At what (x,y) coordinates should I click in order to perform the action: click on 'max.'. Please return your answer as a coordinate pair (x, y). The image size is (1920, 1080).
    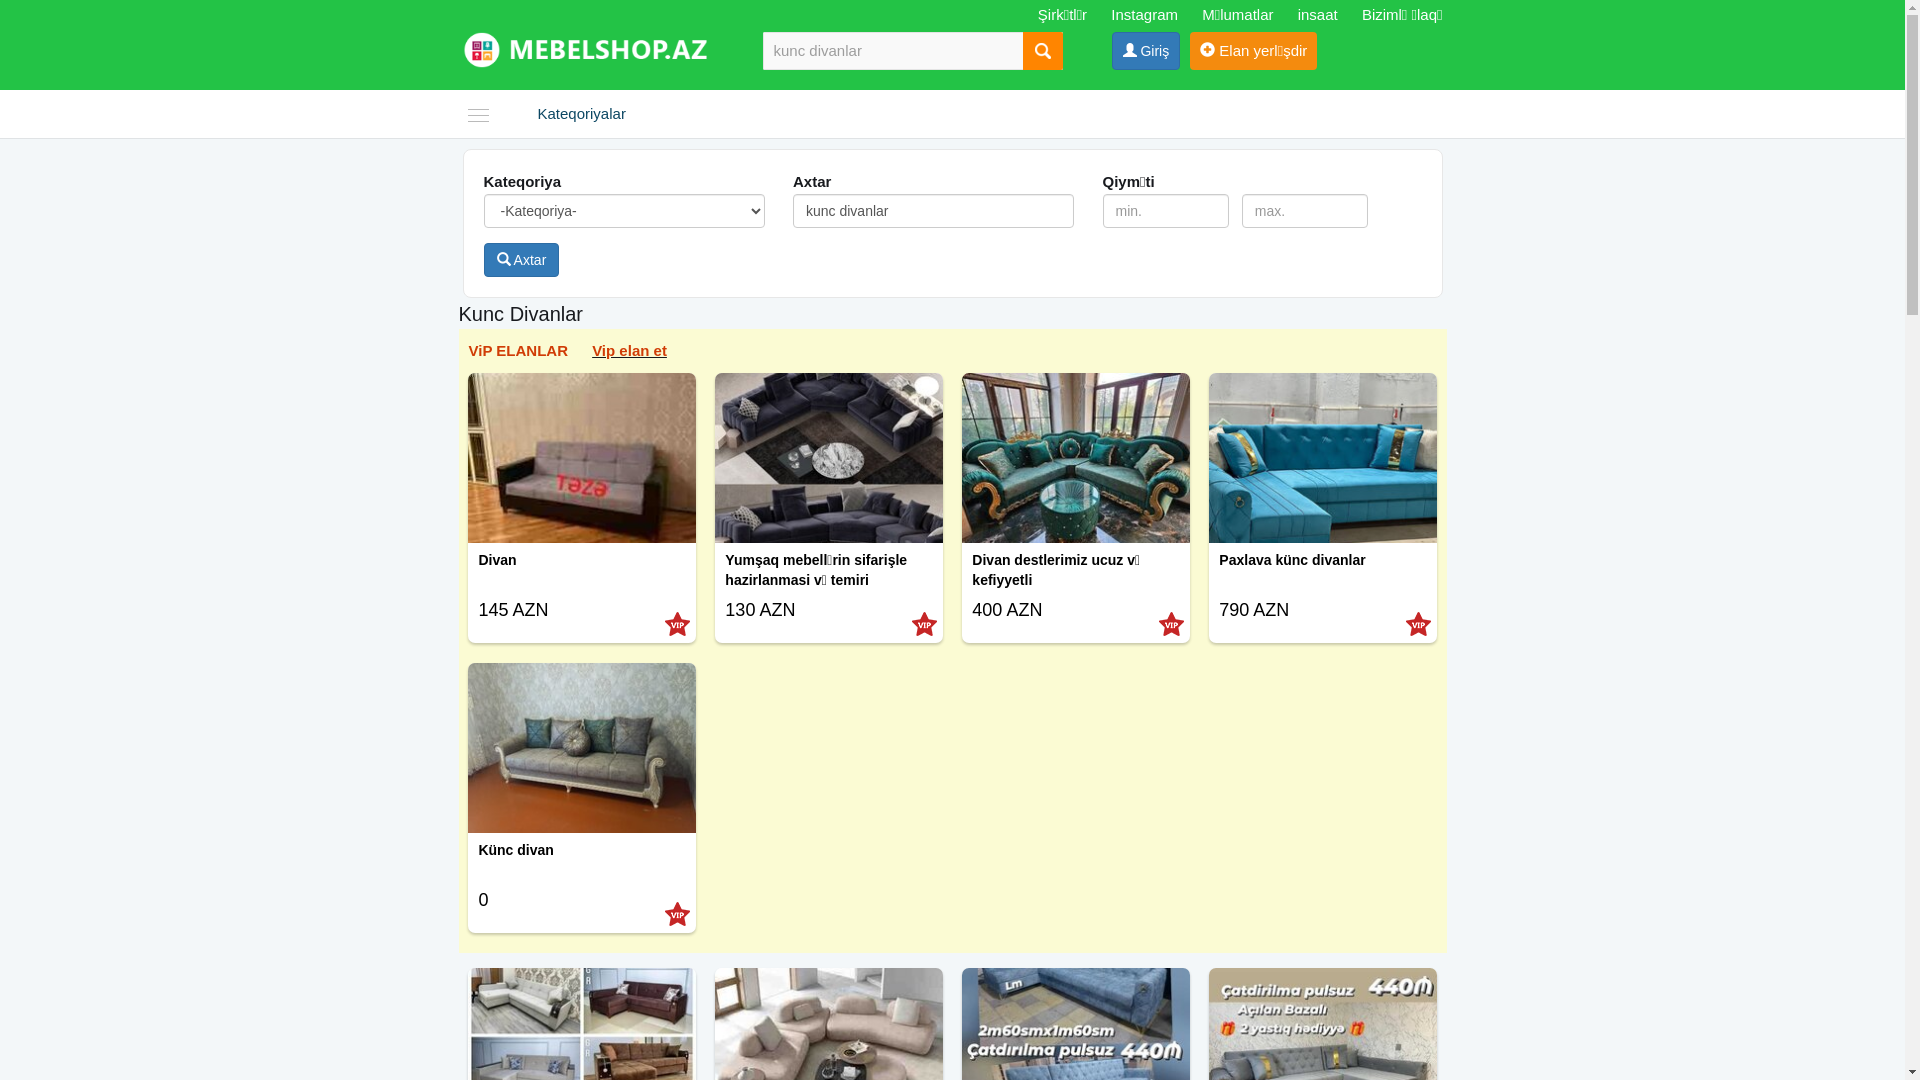
    Looking at the image, I should click on (1305, 211).